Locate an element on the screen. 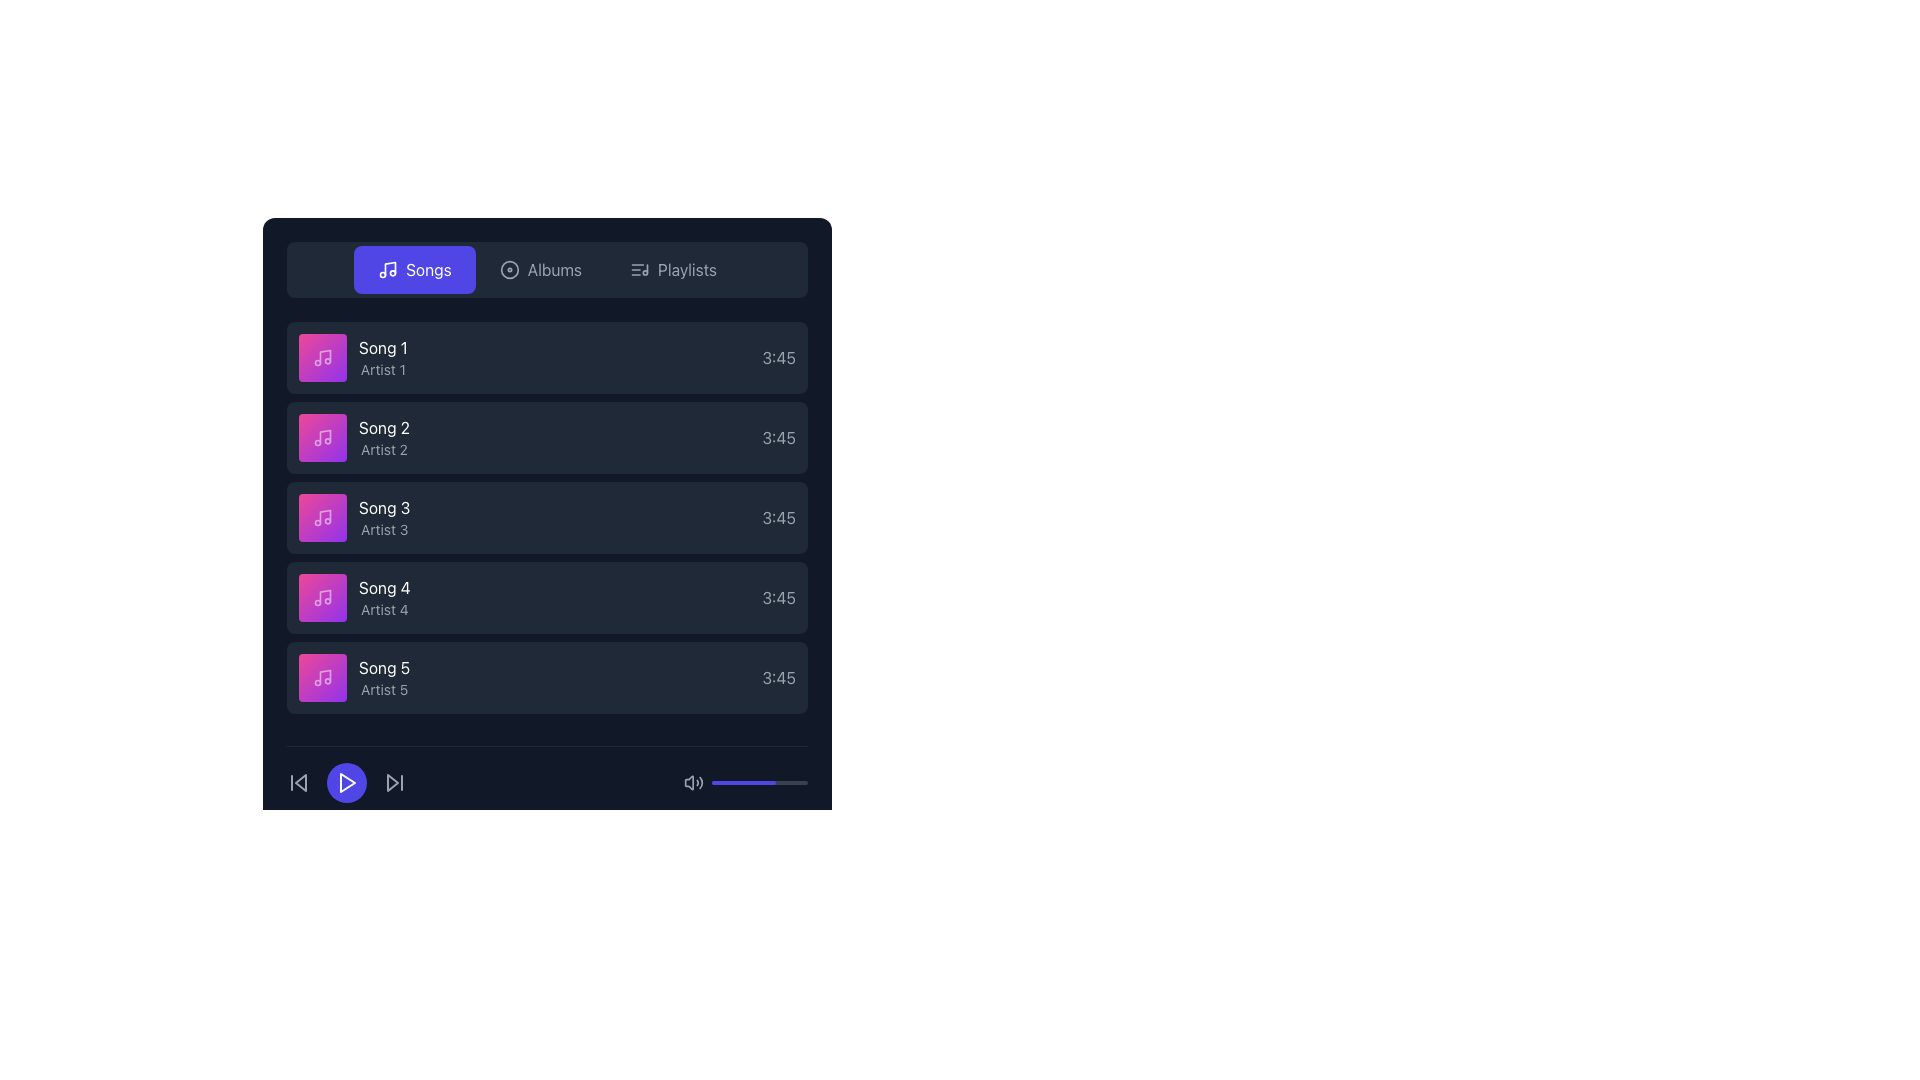 The height and width of the screenshot is (1080, 1920). the circular blue play button with a white triangular play icon, located at the bottom of the music player interface to play media is located at coordinates (346, 782).